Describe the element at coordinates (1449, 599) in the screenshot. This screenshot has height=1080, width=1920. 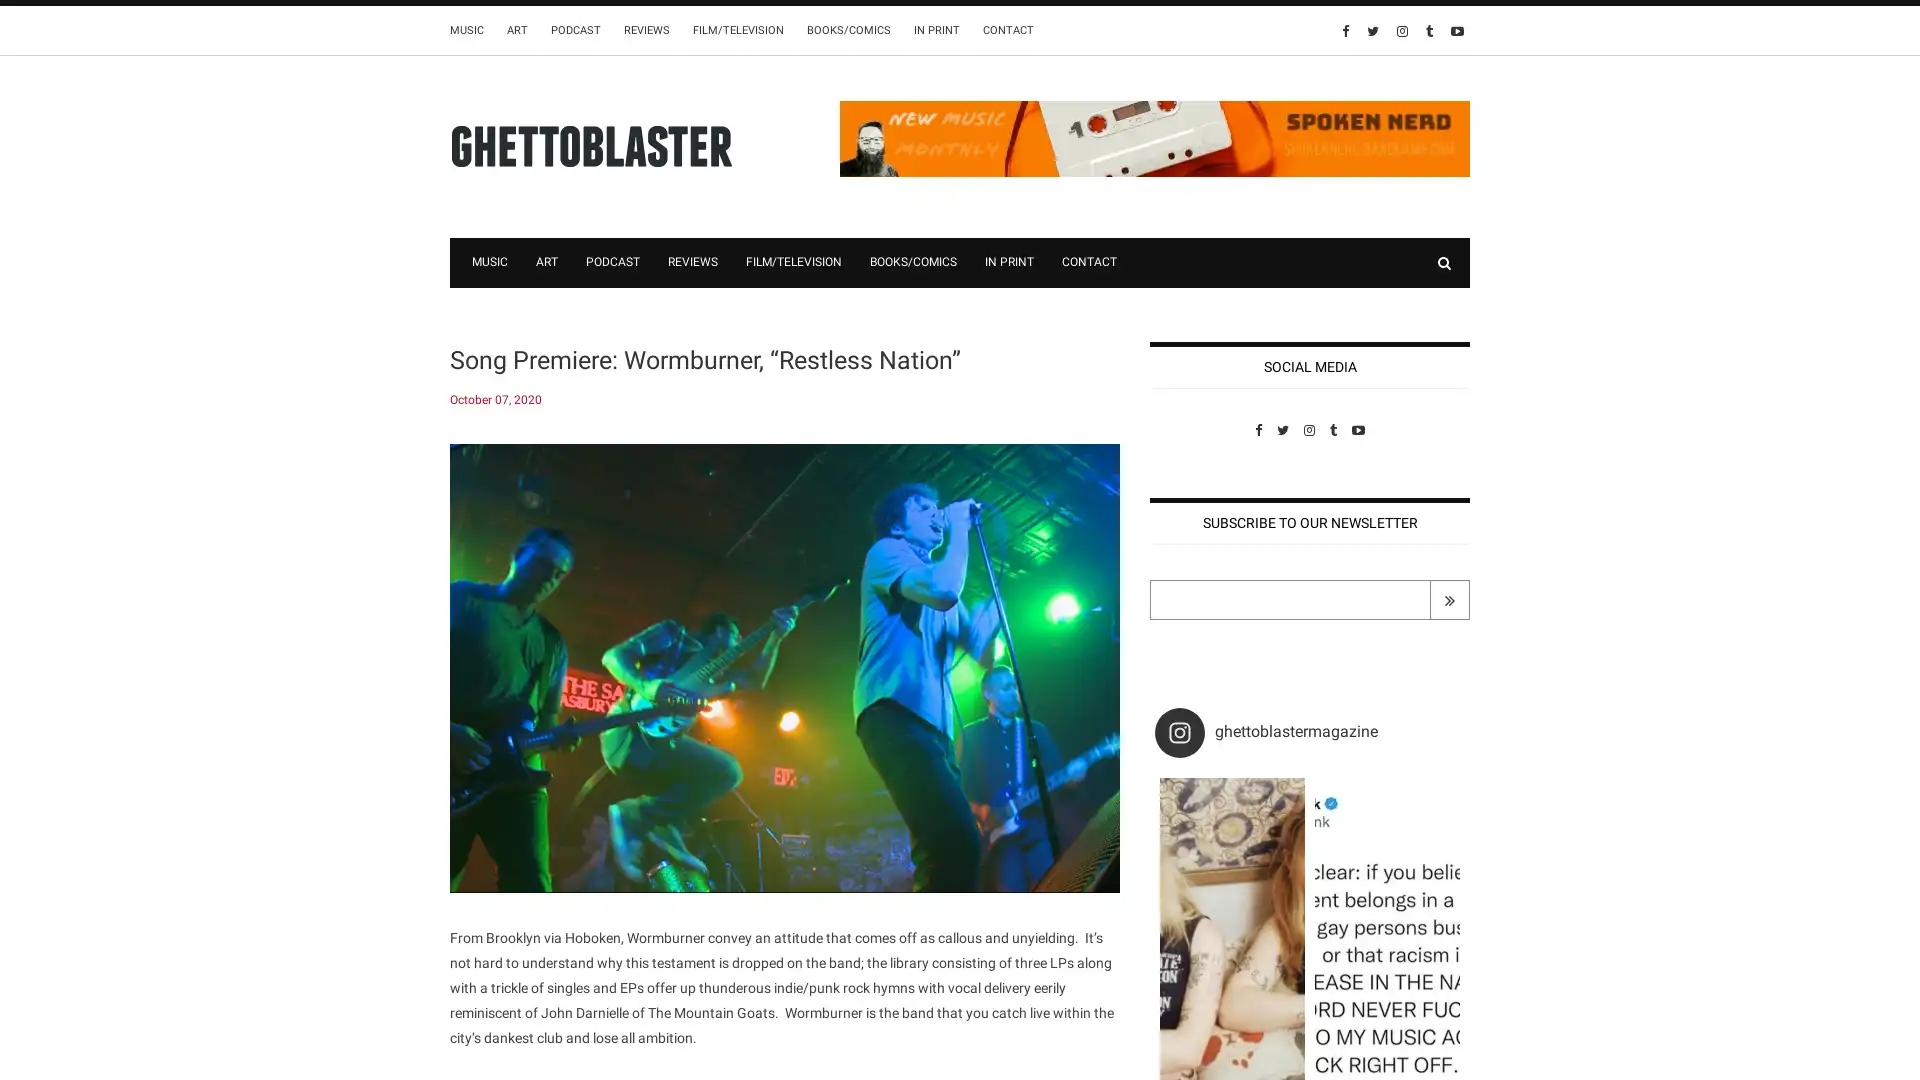
I see `Subscribe!` at that location.